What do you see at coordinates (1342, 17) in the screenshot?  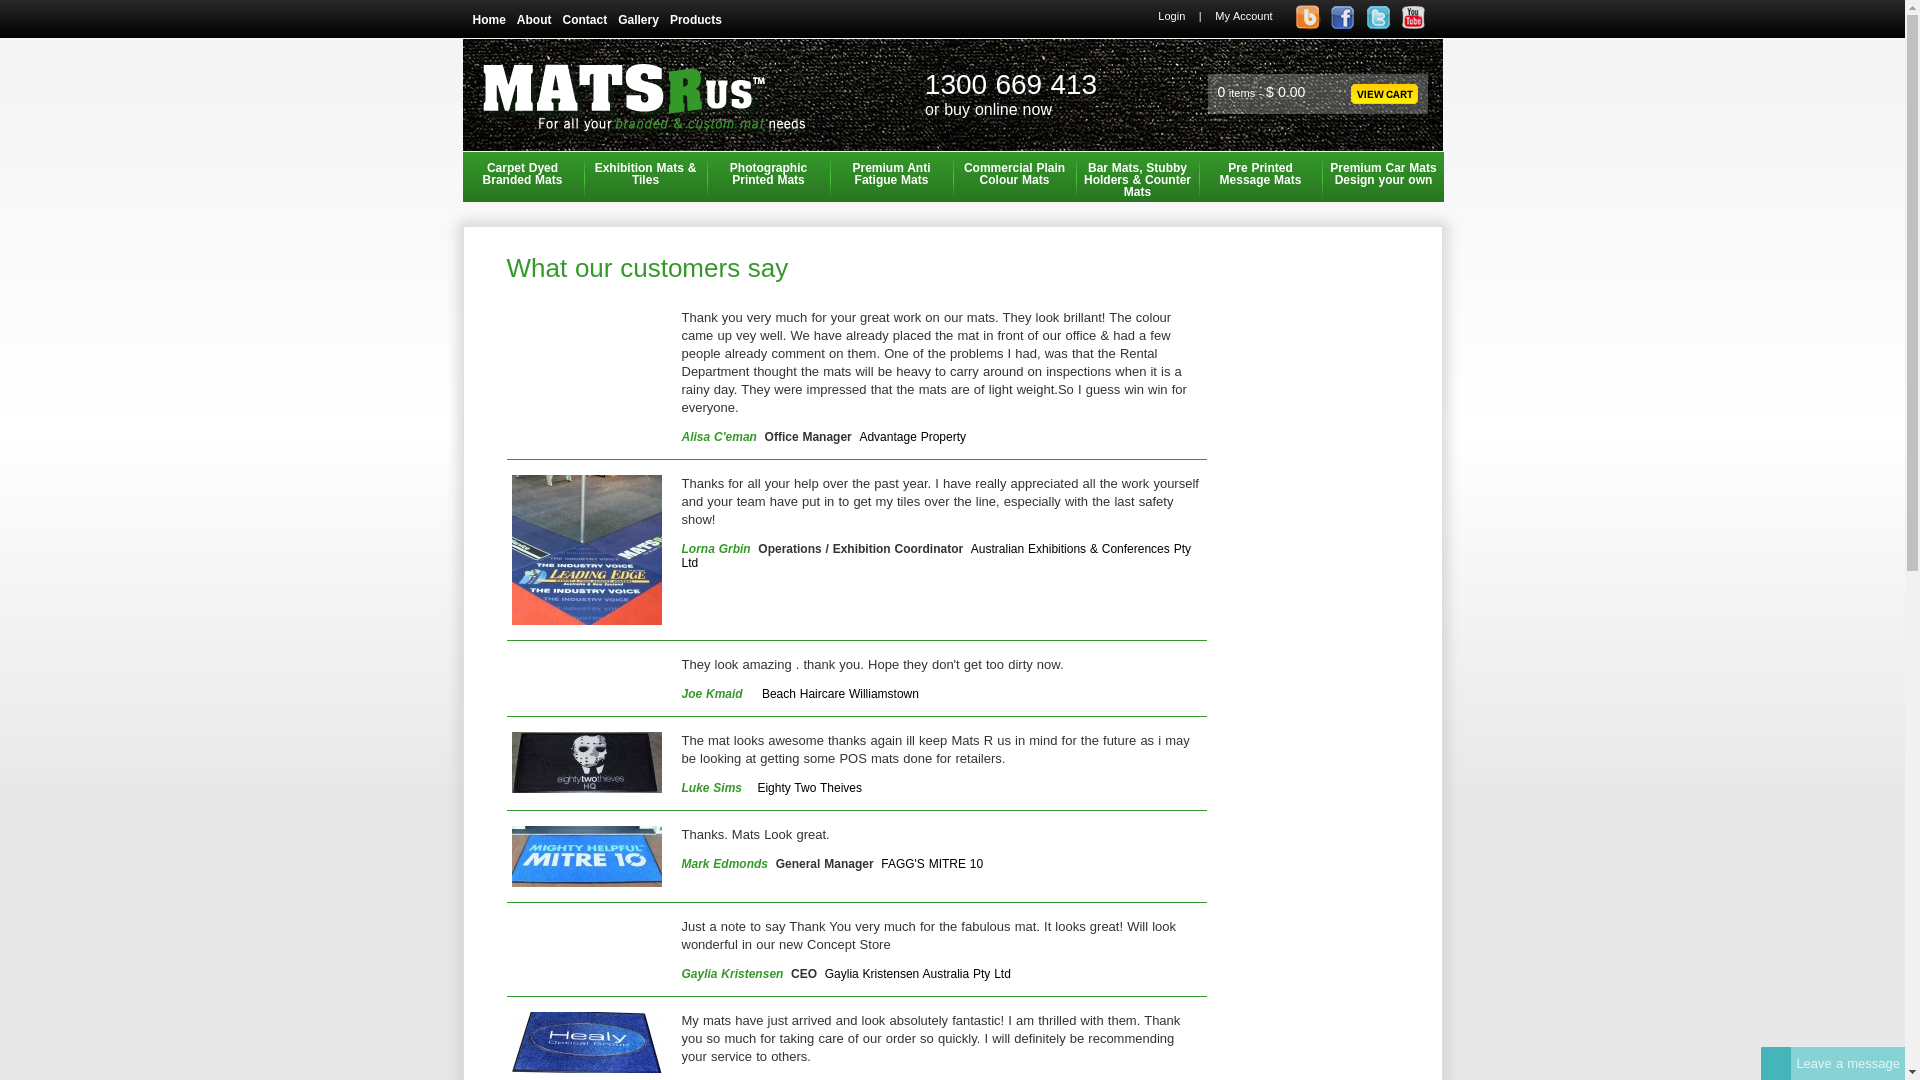 I see `'MatsRus Facebook account - click to like'` at bounding box center [1342, 17].